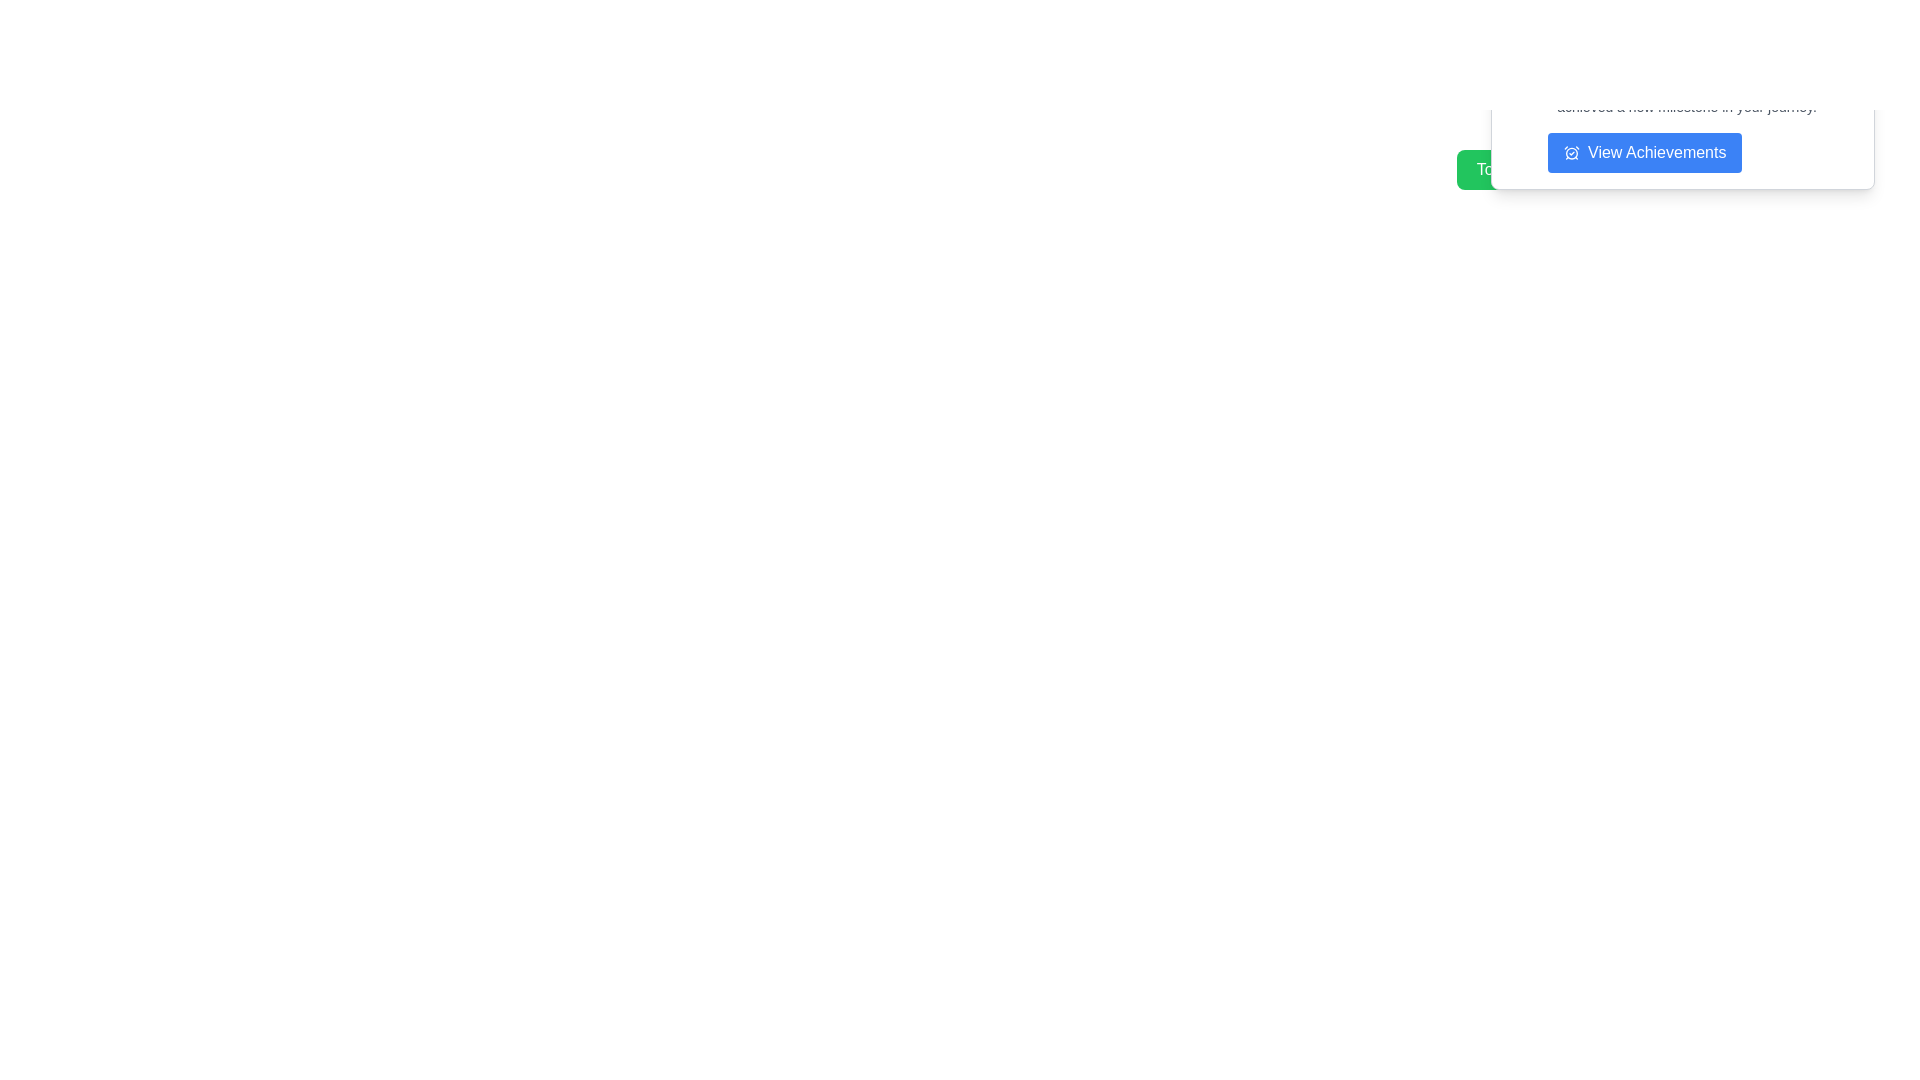  I want to click on the third button below the 'Celebratory Alert' text and a congratulatory message, so click(1645, 152).